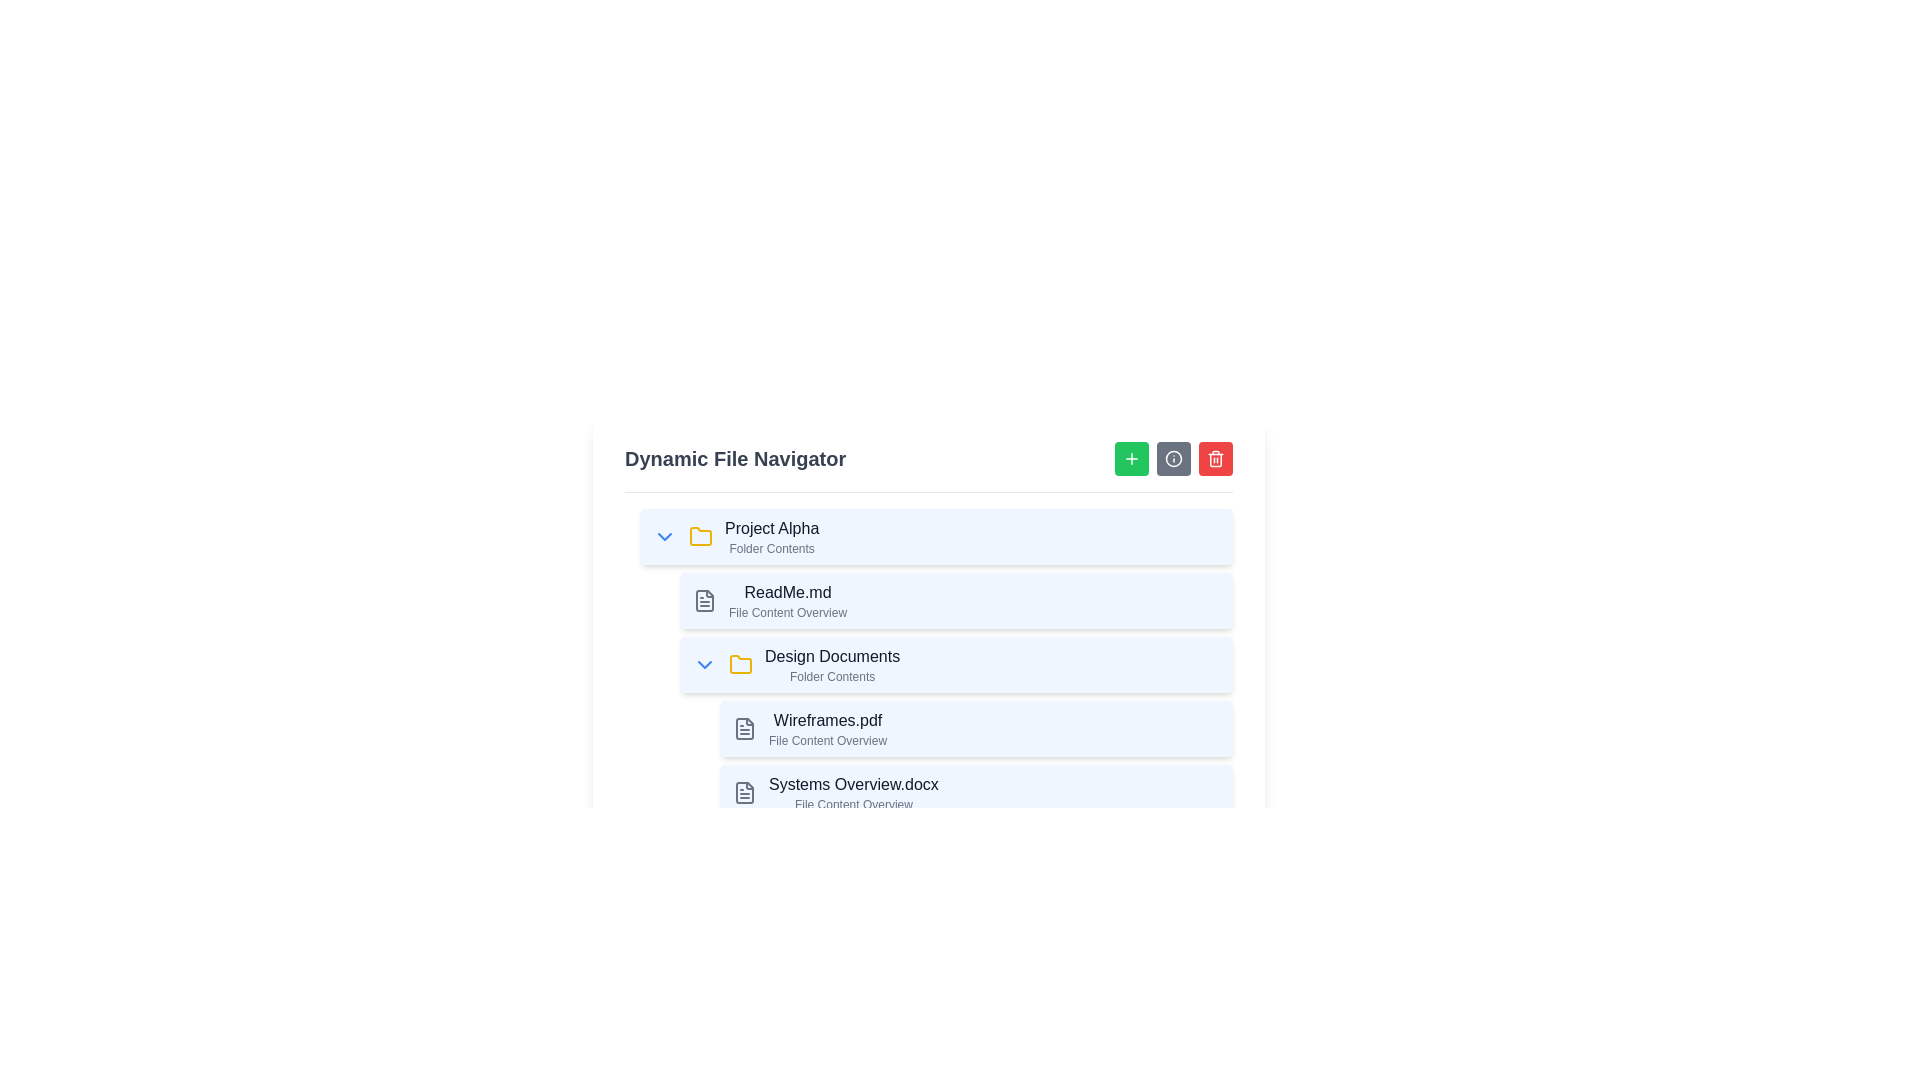 The image size is (1920, 1080). What do you see at coordinates (1174, 459) in the screenshot?
I see `the help icon located in the upper right section of the interface, positioned between the green '+' icon and the red trash bin icon` at bounding box center [1174, 459].